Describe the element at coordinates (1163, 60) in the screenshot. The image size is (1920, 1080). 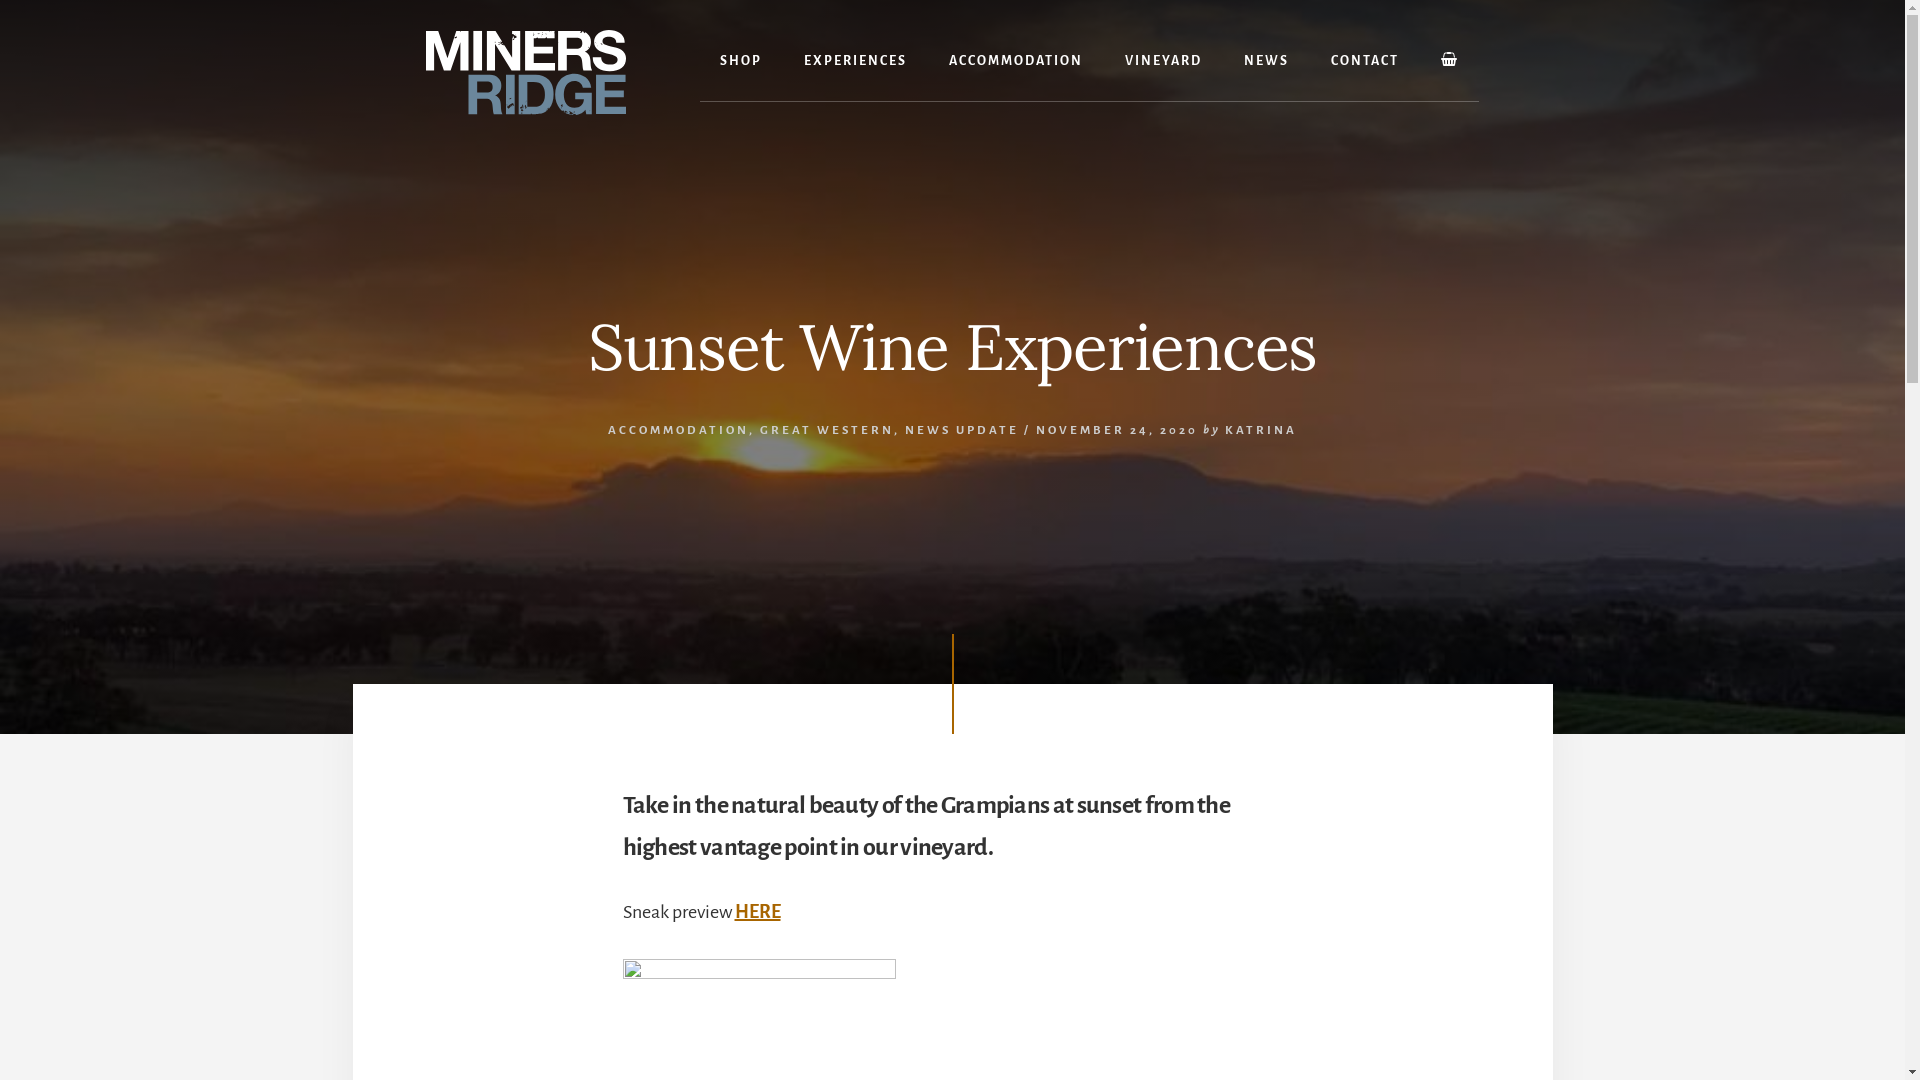
I see `'VINEYARD'` at that location.